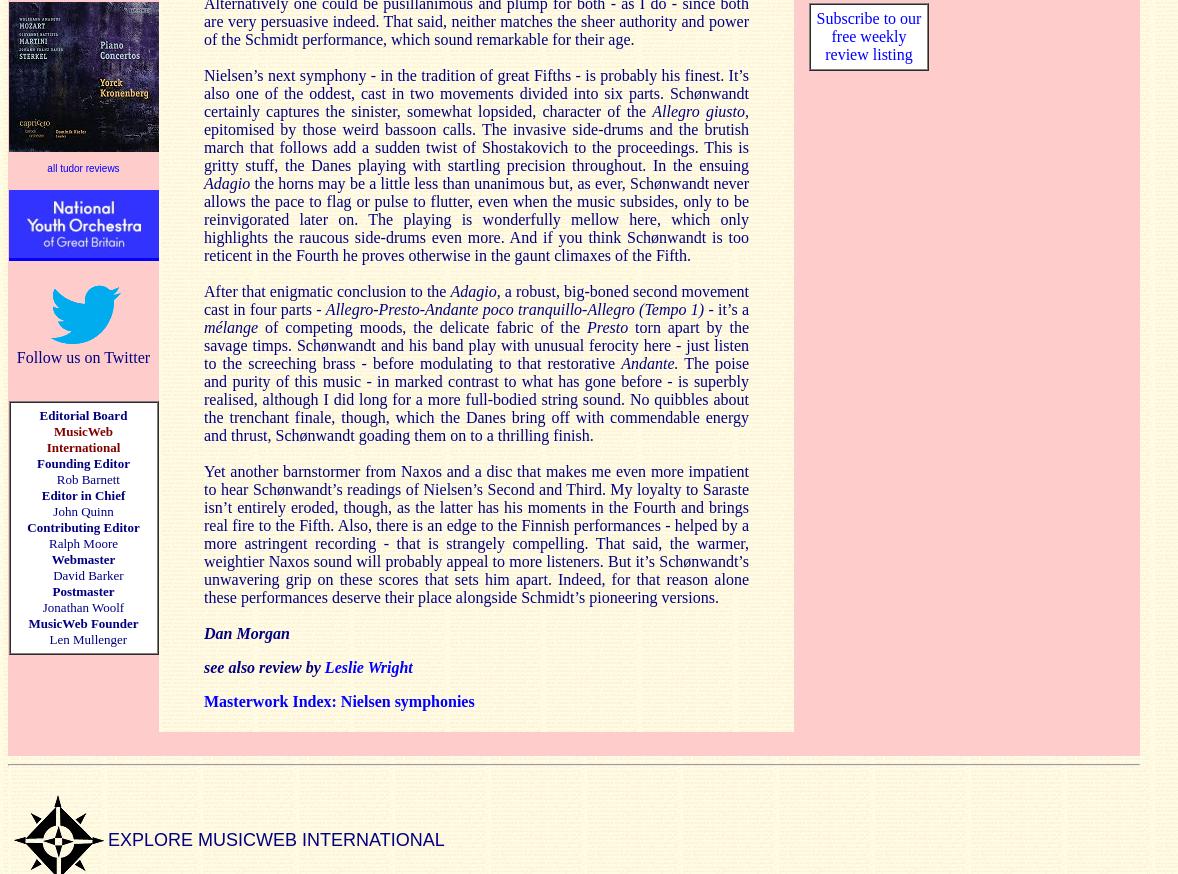 This screenshot has width=1178, height=874. What do you see at coordinates (41, 605) in the screenshot?
I see `'Jonathan Woolf'` at bounding box center [41, 605].